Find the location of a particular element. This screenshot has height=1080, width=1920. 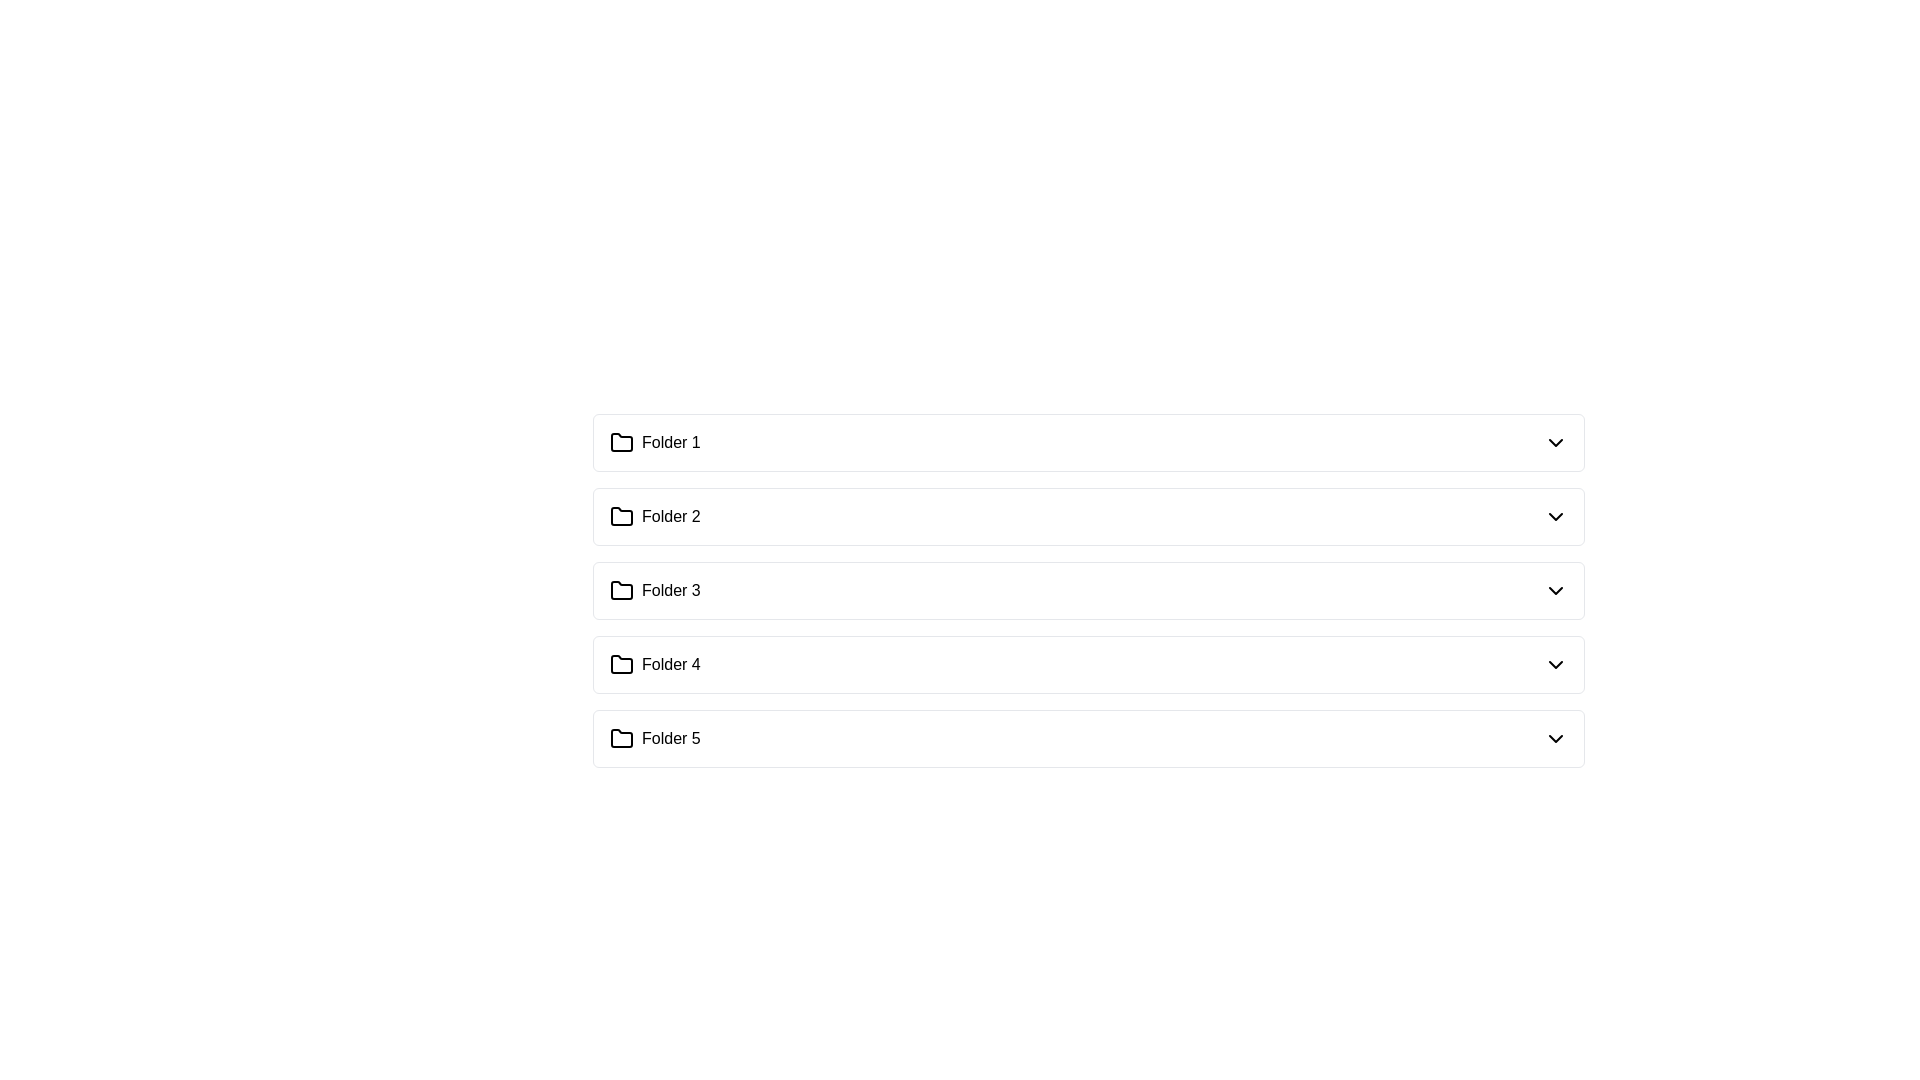

the downward-pointing arrow icon on the right side of the row labeled 'Folder 1' is located at coordinates (1554, 442).